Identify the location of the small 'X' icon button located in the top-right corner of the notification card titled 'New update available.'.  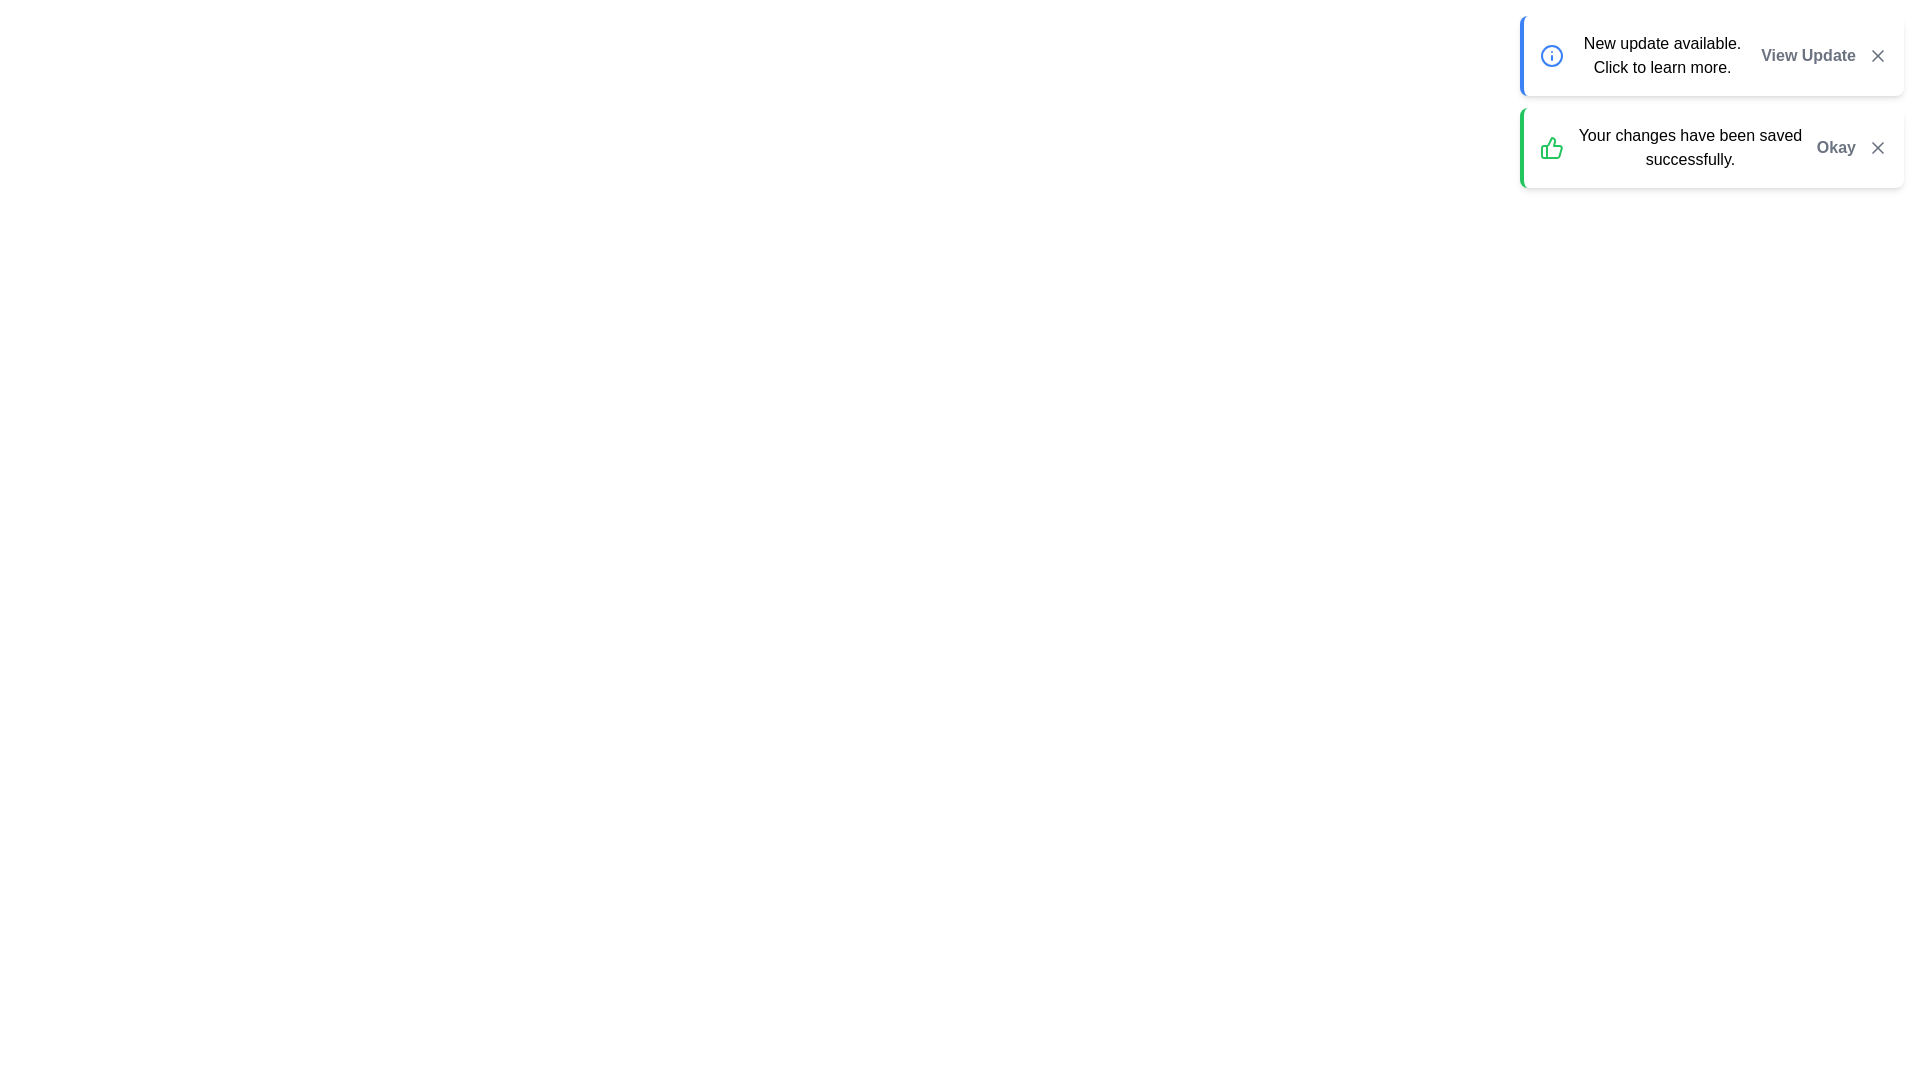
(1876, 55).